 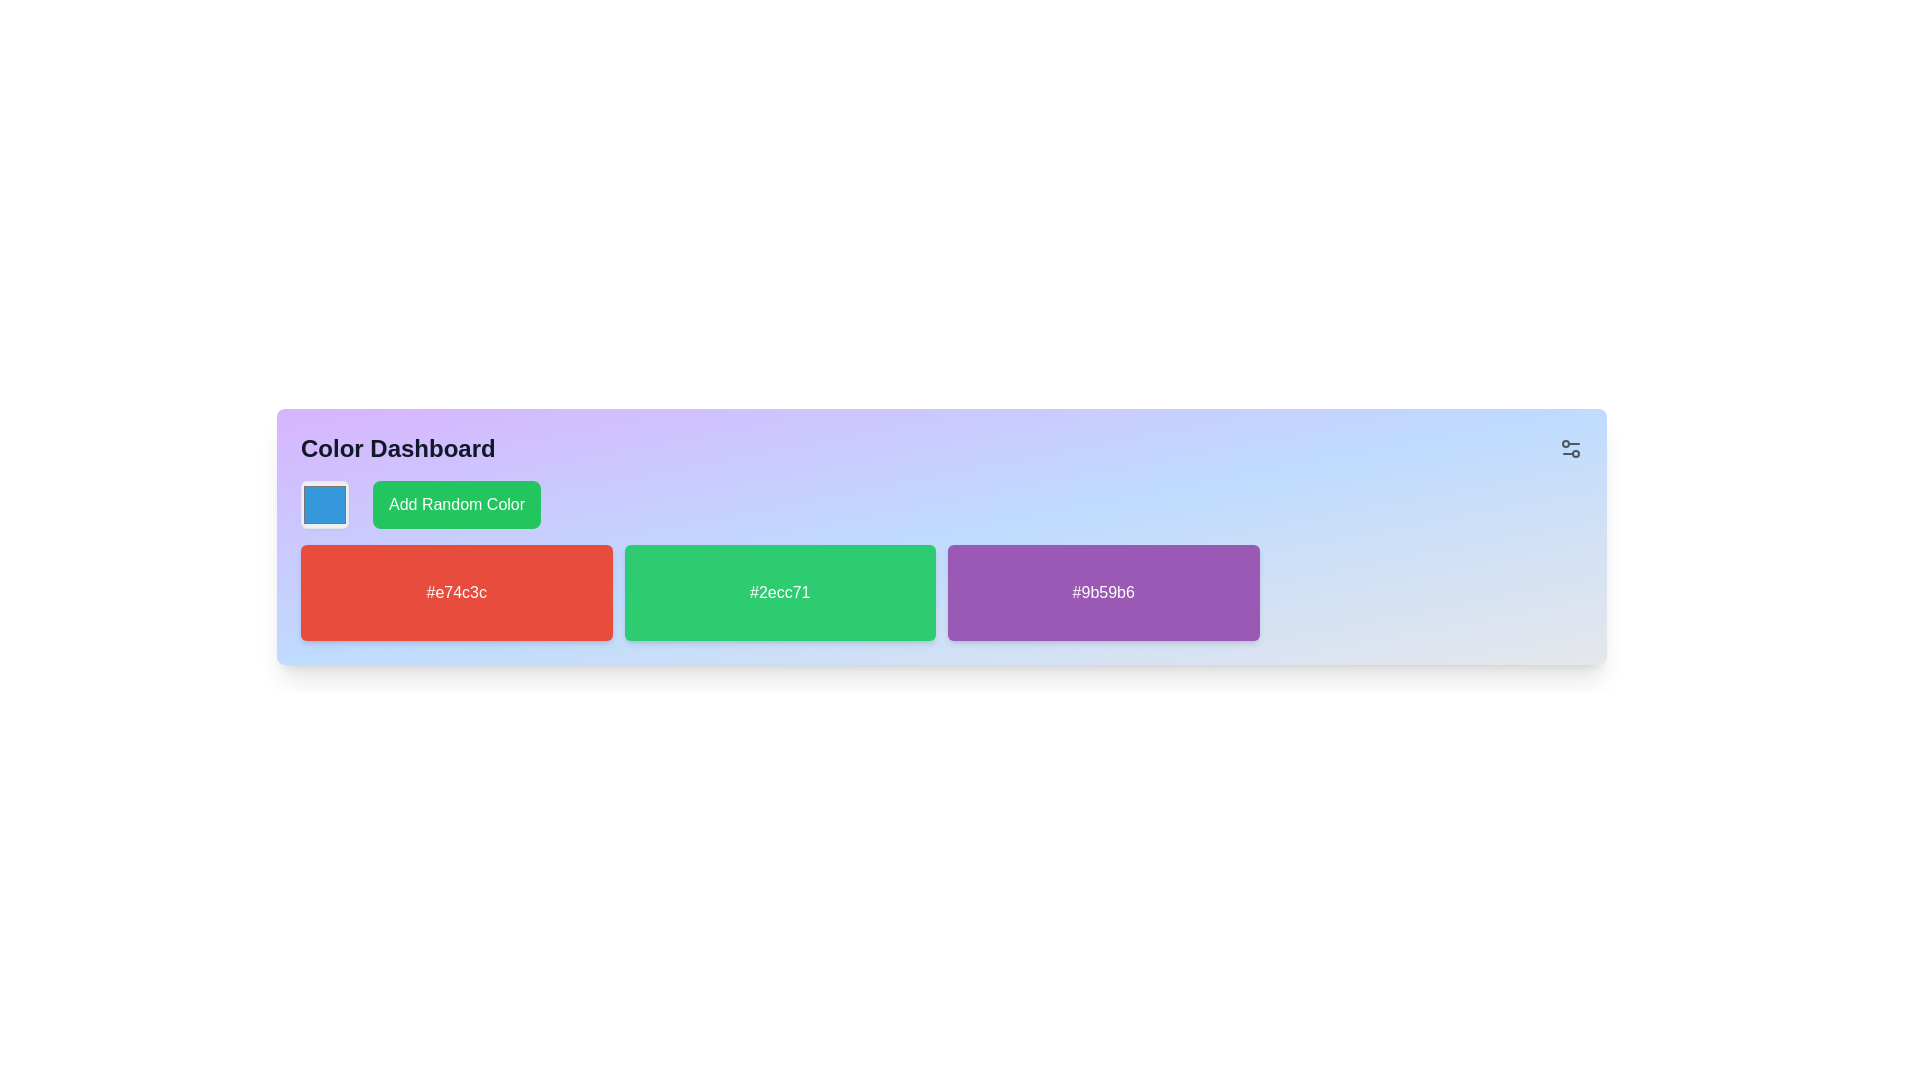 I want to click on the first button in the horizontal grid with a red background and white text displaying '#e74c3c', so click(x=455, y=592).